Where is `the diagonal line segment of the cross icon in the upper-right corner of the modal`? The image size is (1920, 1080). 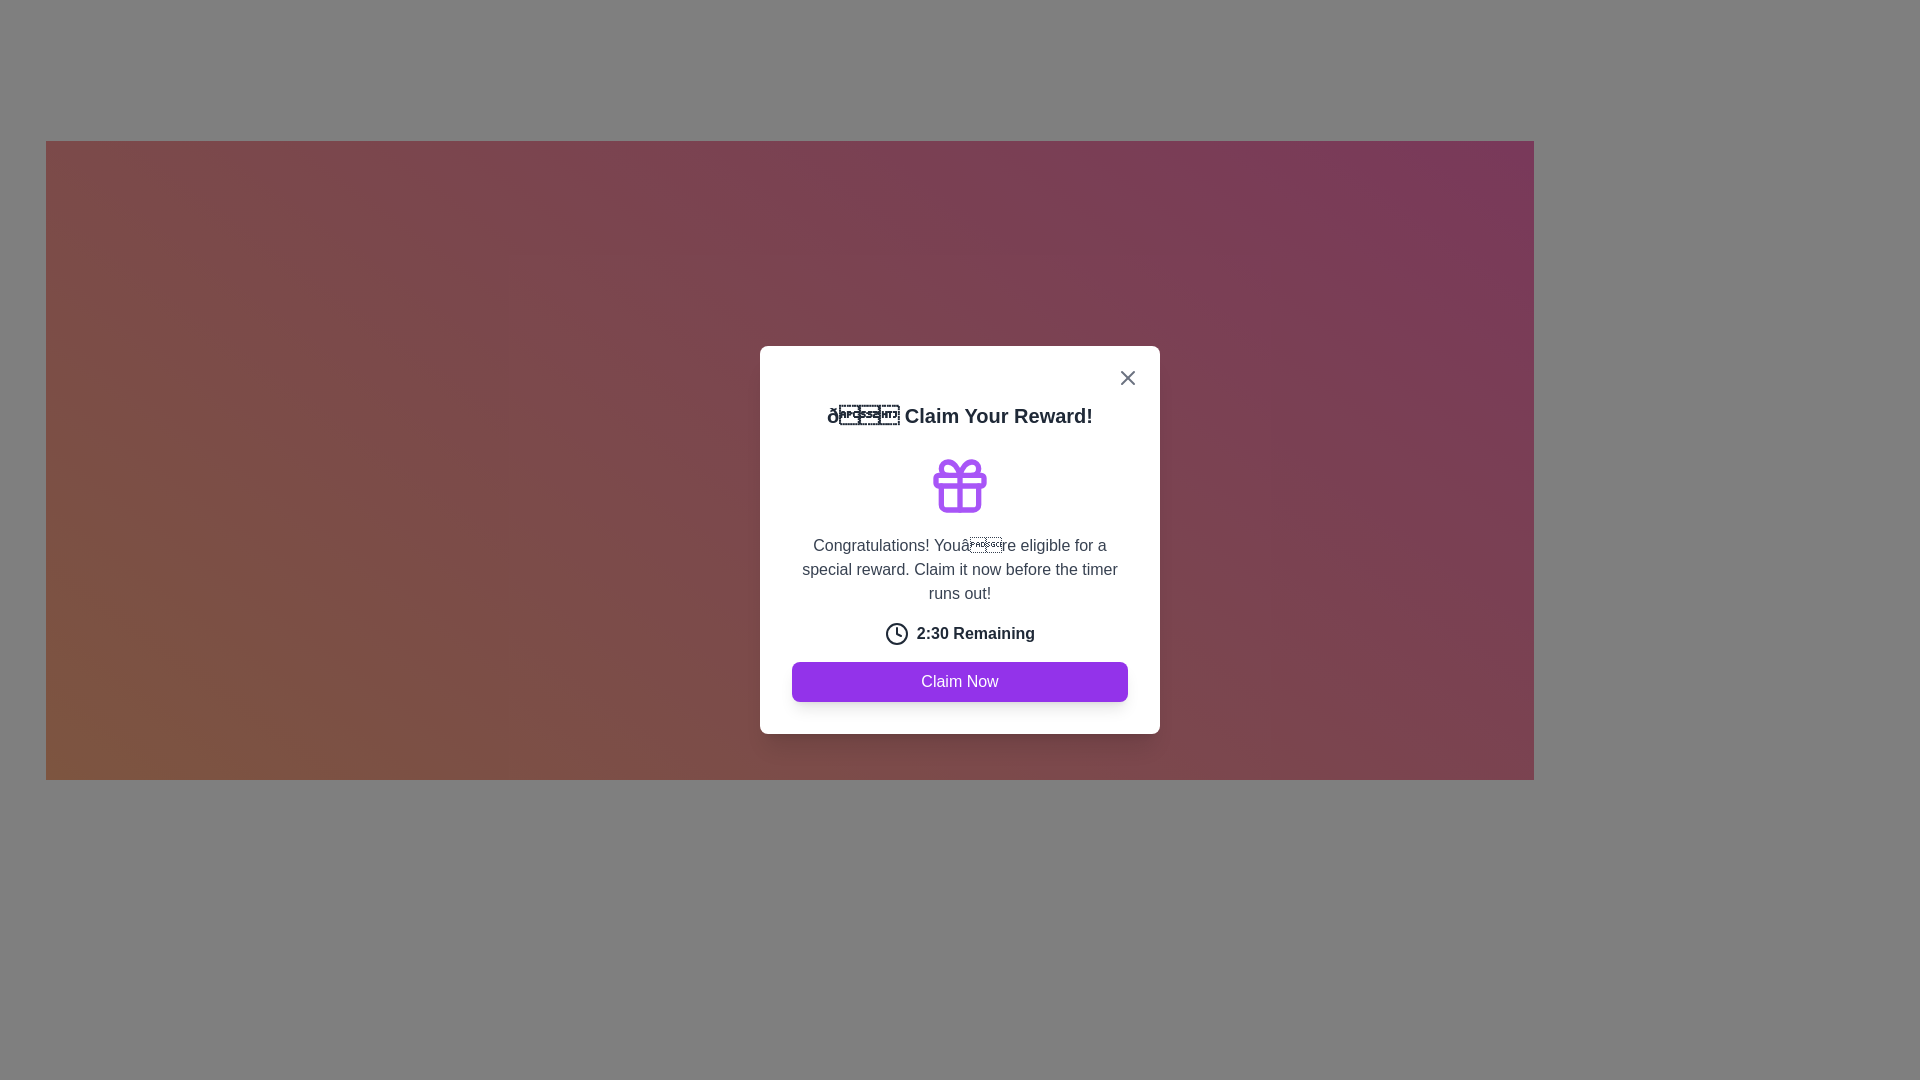 the diagonal line segment of the cross icon in the upper-right corner of the modal is located at coordinates (1128, 378).